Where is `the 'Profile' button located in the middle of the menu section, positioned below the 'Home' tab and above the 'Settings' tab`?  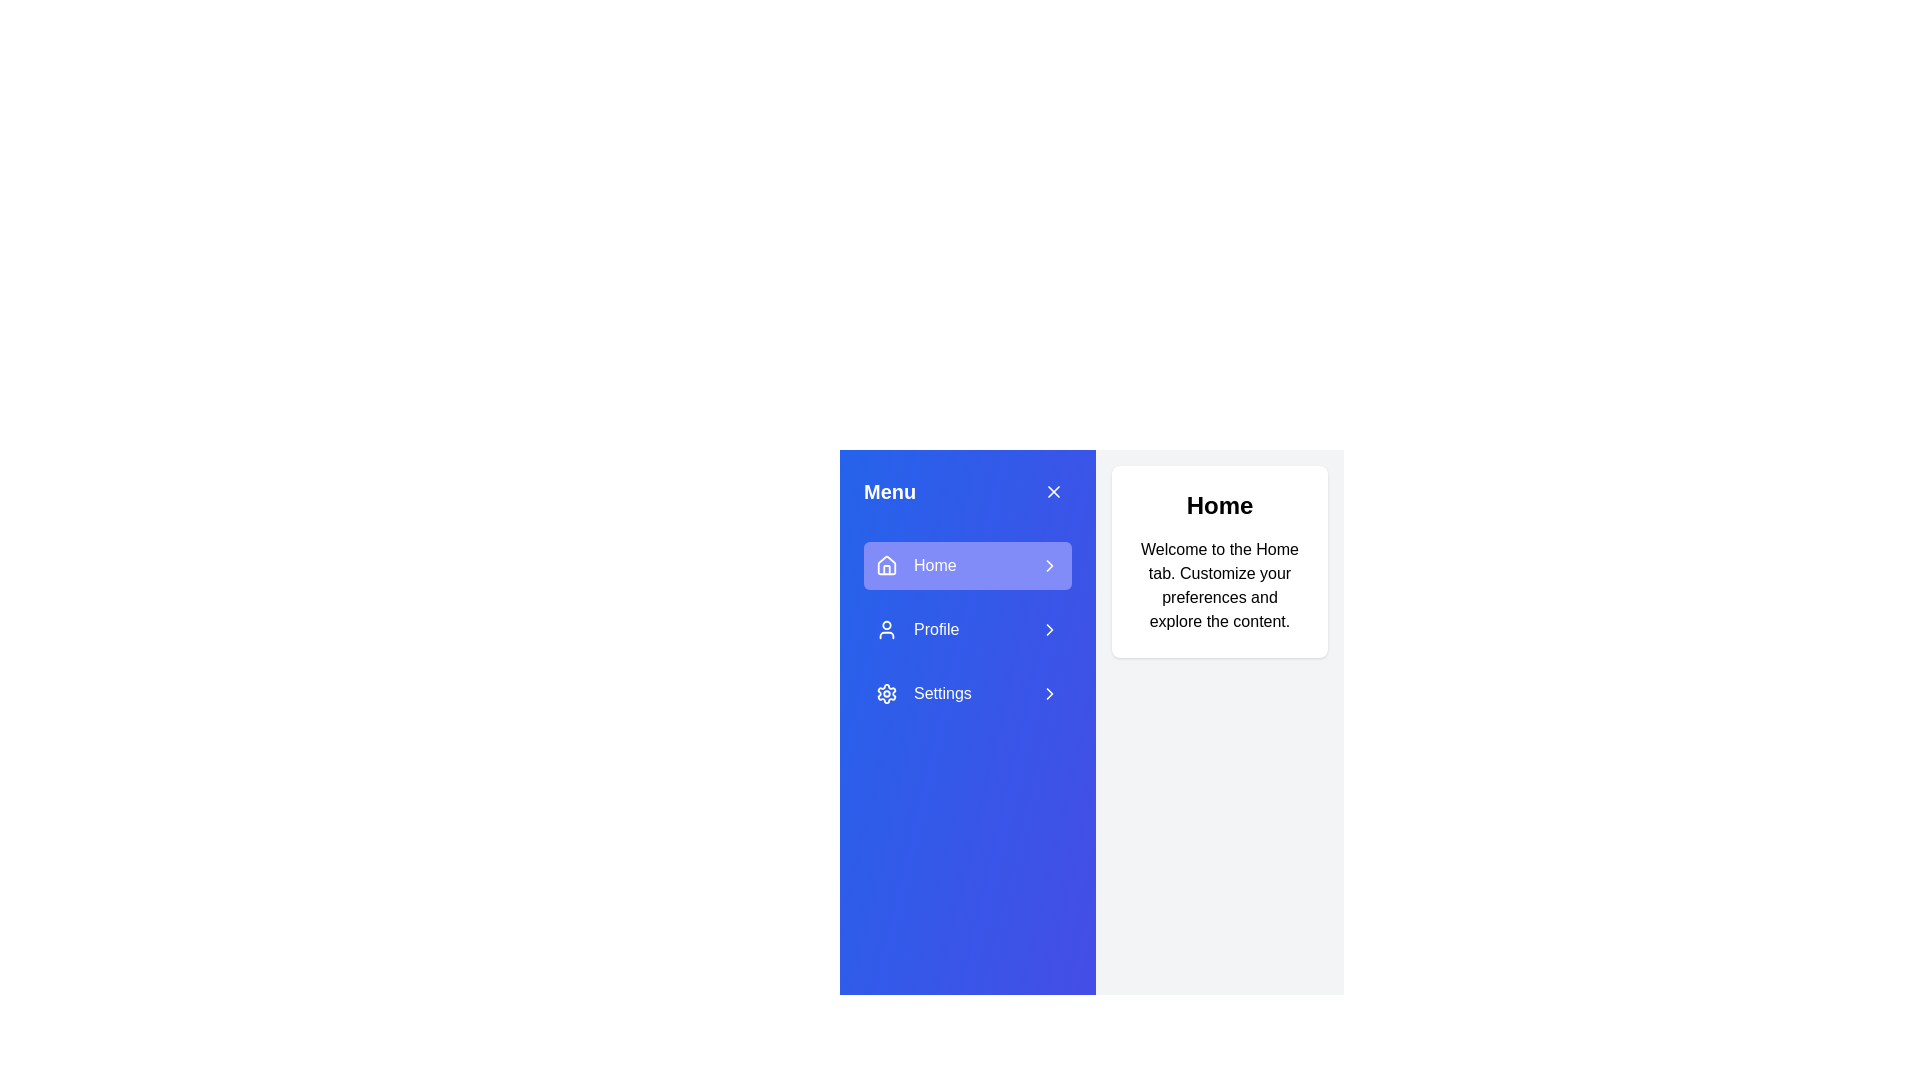 the 'Profile' button located in the middle of the menu section, positioned below the 'Home' tab and above the 'Settings' tab is located at coordinates (968, 628).